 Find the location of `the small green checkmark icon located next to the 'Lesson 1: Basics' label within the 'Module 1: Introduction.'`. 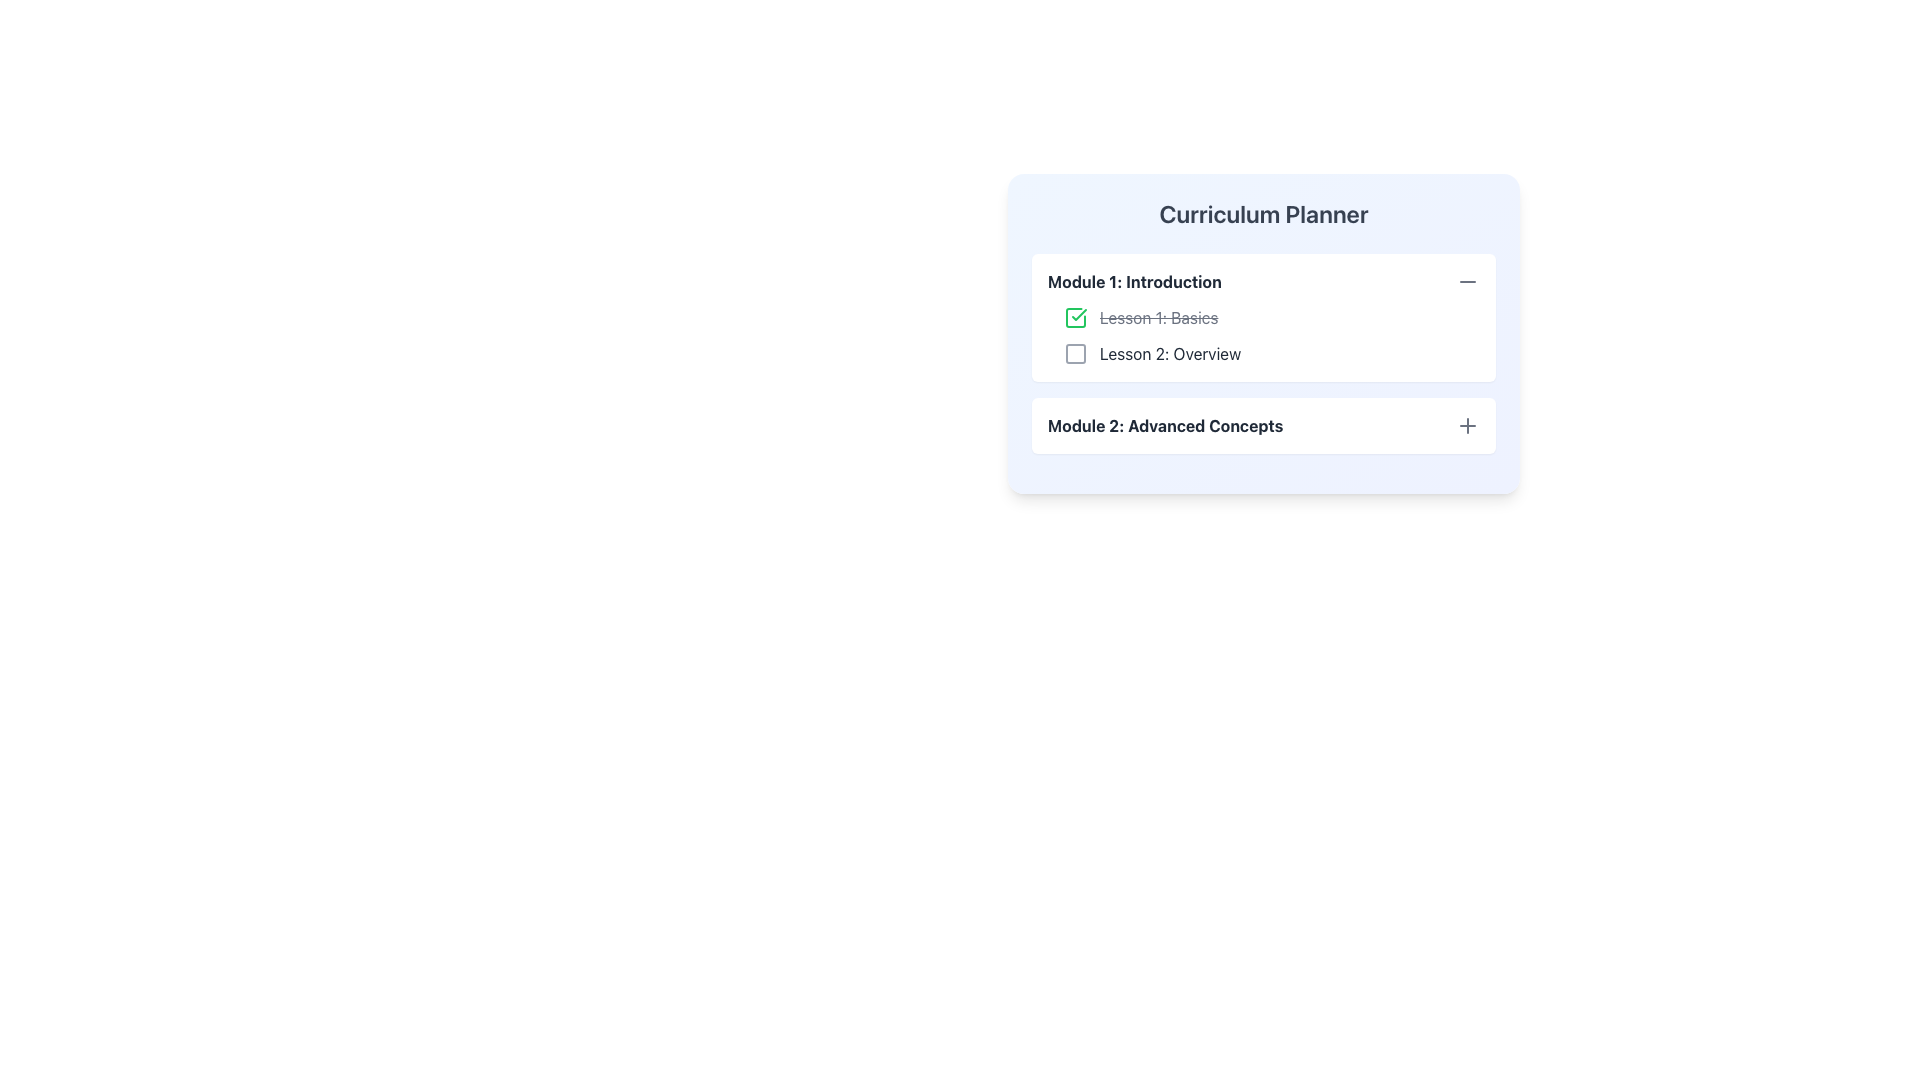

the small green checkmark icon located next to the 'Lesson 1: Basics' label within the 'Module 1: Introduction.' is located at coordinates (1078, 315).